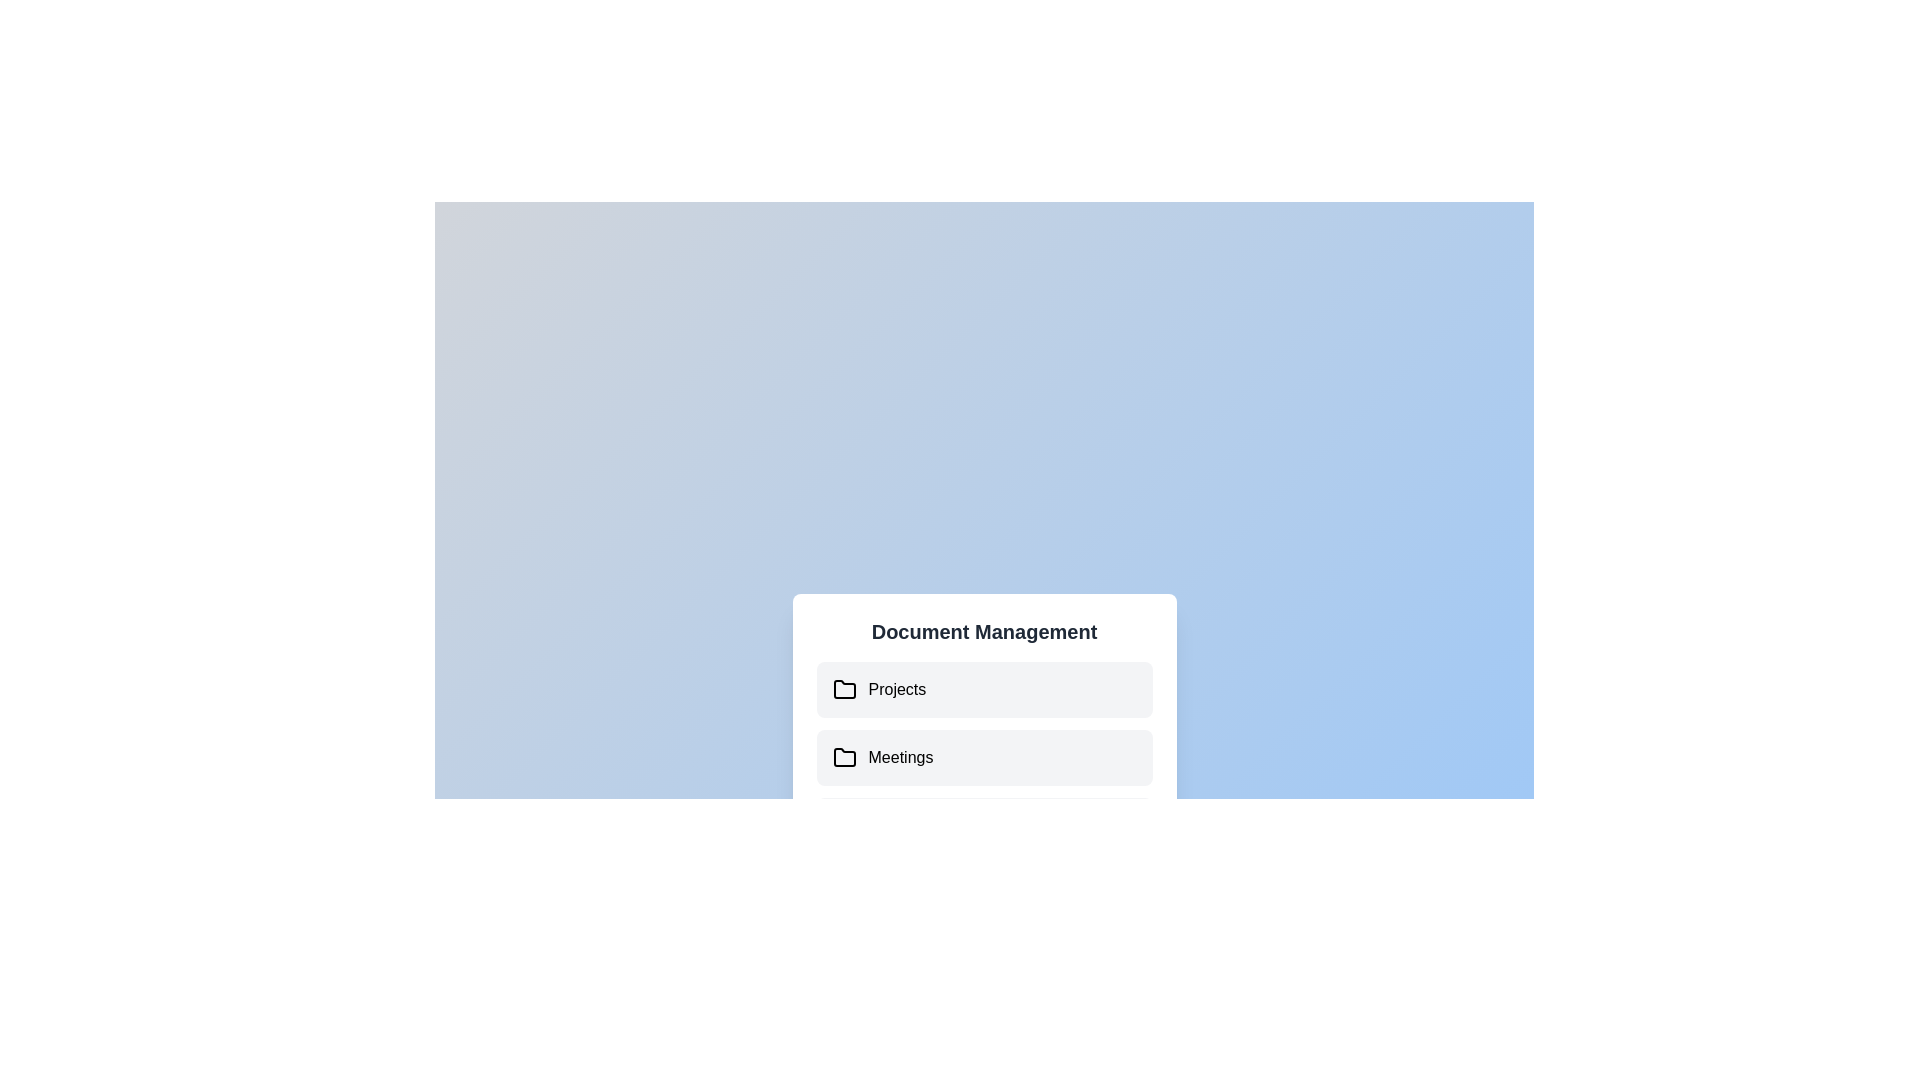 This screenshot has width=1920, height=1080. I want to click on the document 'User Data.xlsx' under the folder 'Projects', so click(984, 689).